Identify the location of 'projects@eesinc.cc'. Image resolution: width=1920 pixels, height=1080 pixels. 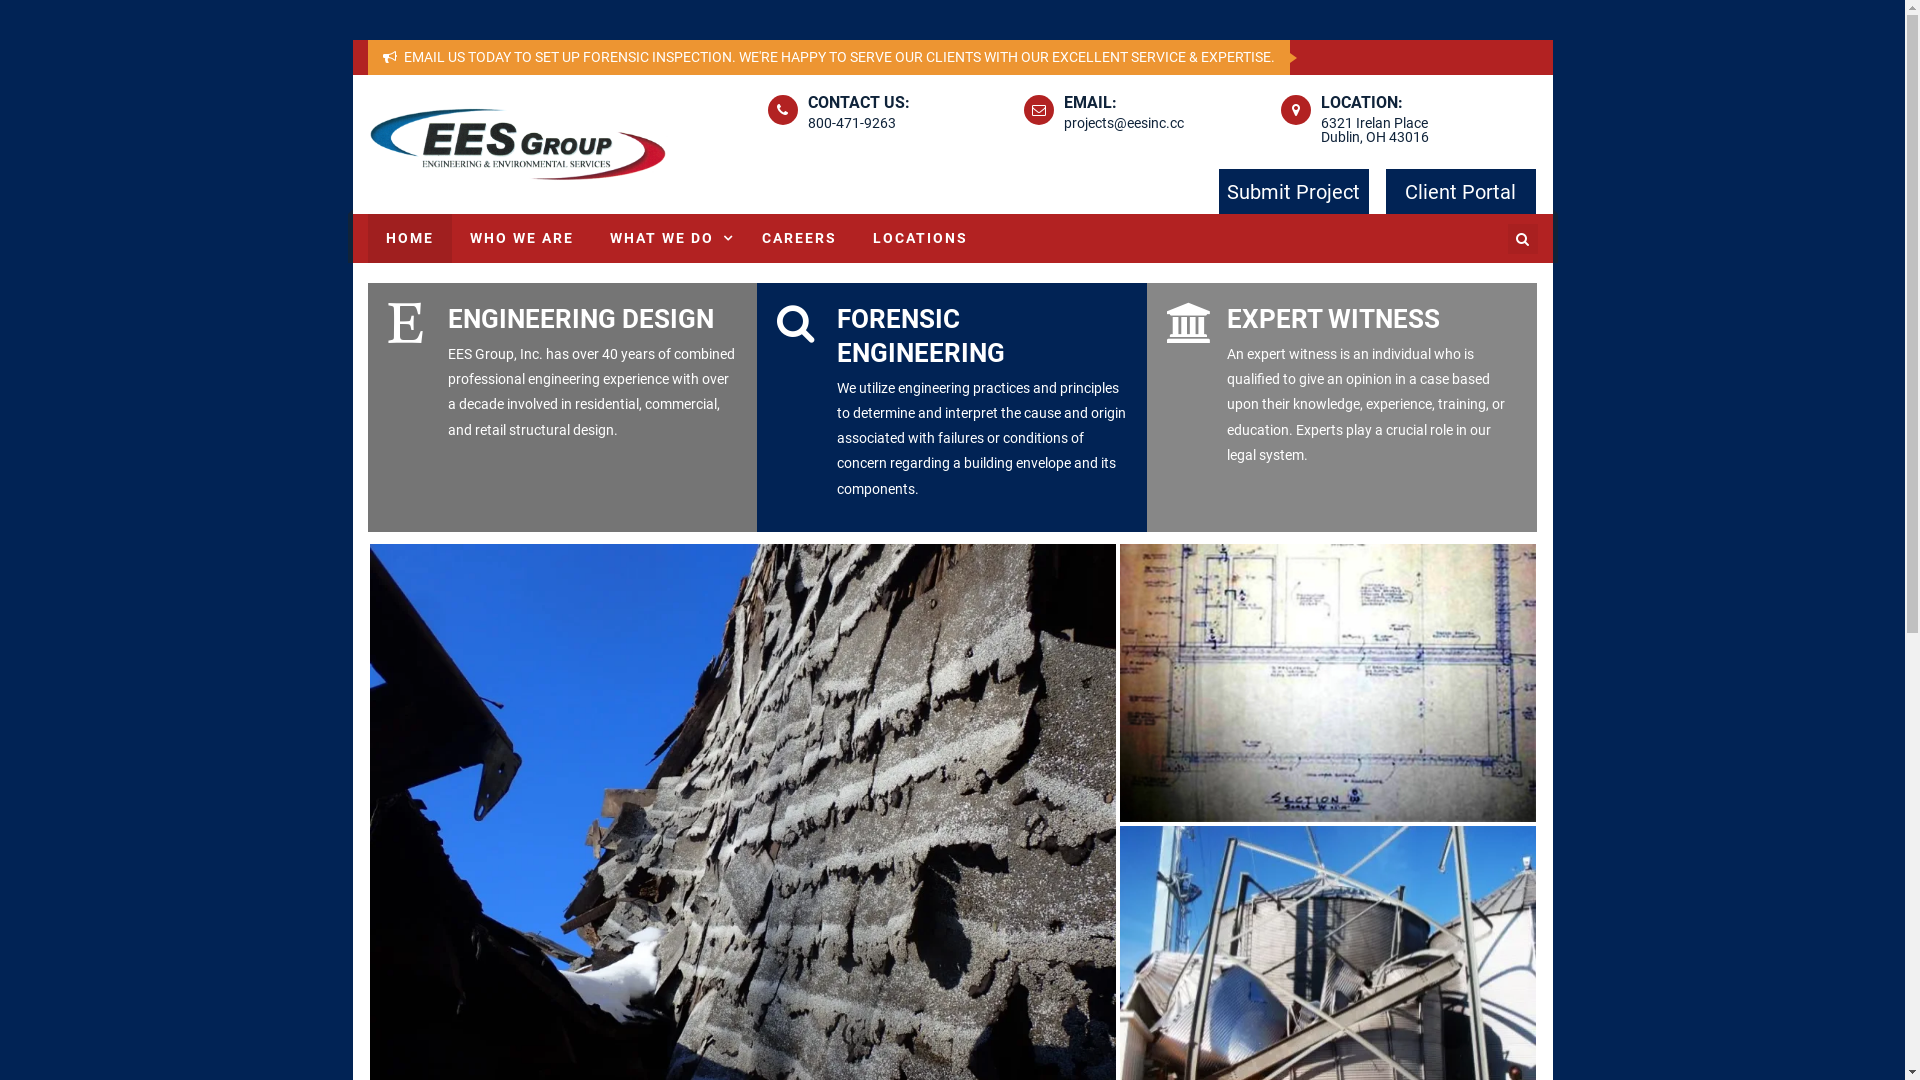
(1123, 123).